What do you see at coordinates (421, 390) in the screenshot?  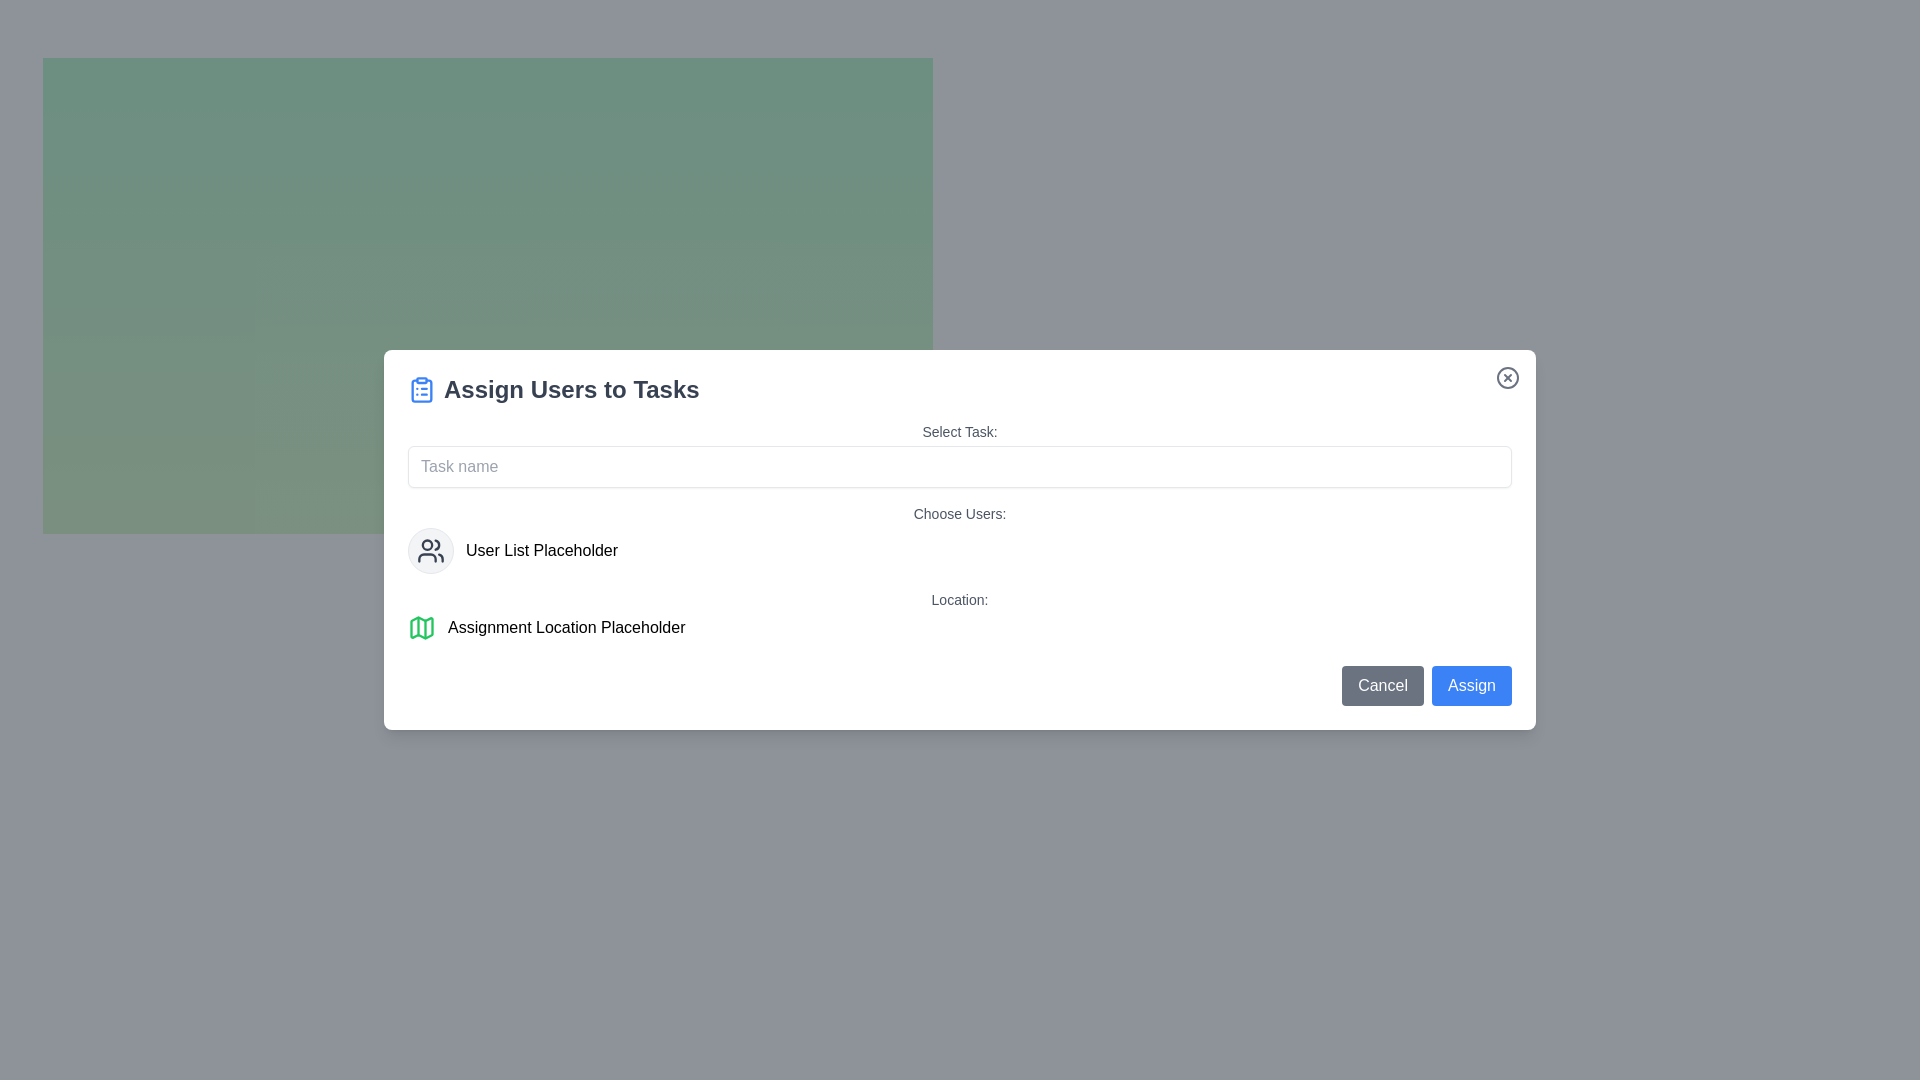 I see `the clipboard icon with a list representation located in the top-left area of the 'Assign Users to Tasks' dialog box` at bounding box center [421, 390].